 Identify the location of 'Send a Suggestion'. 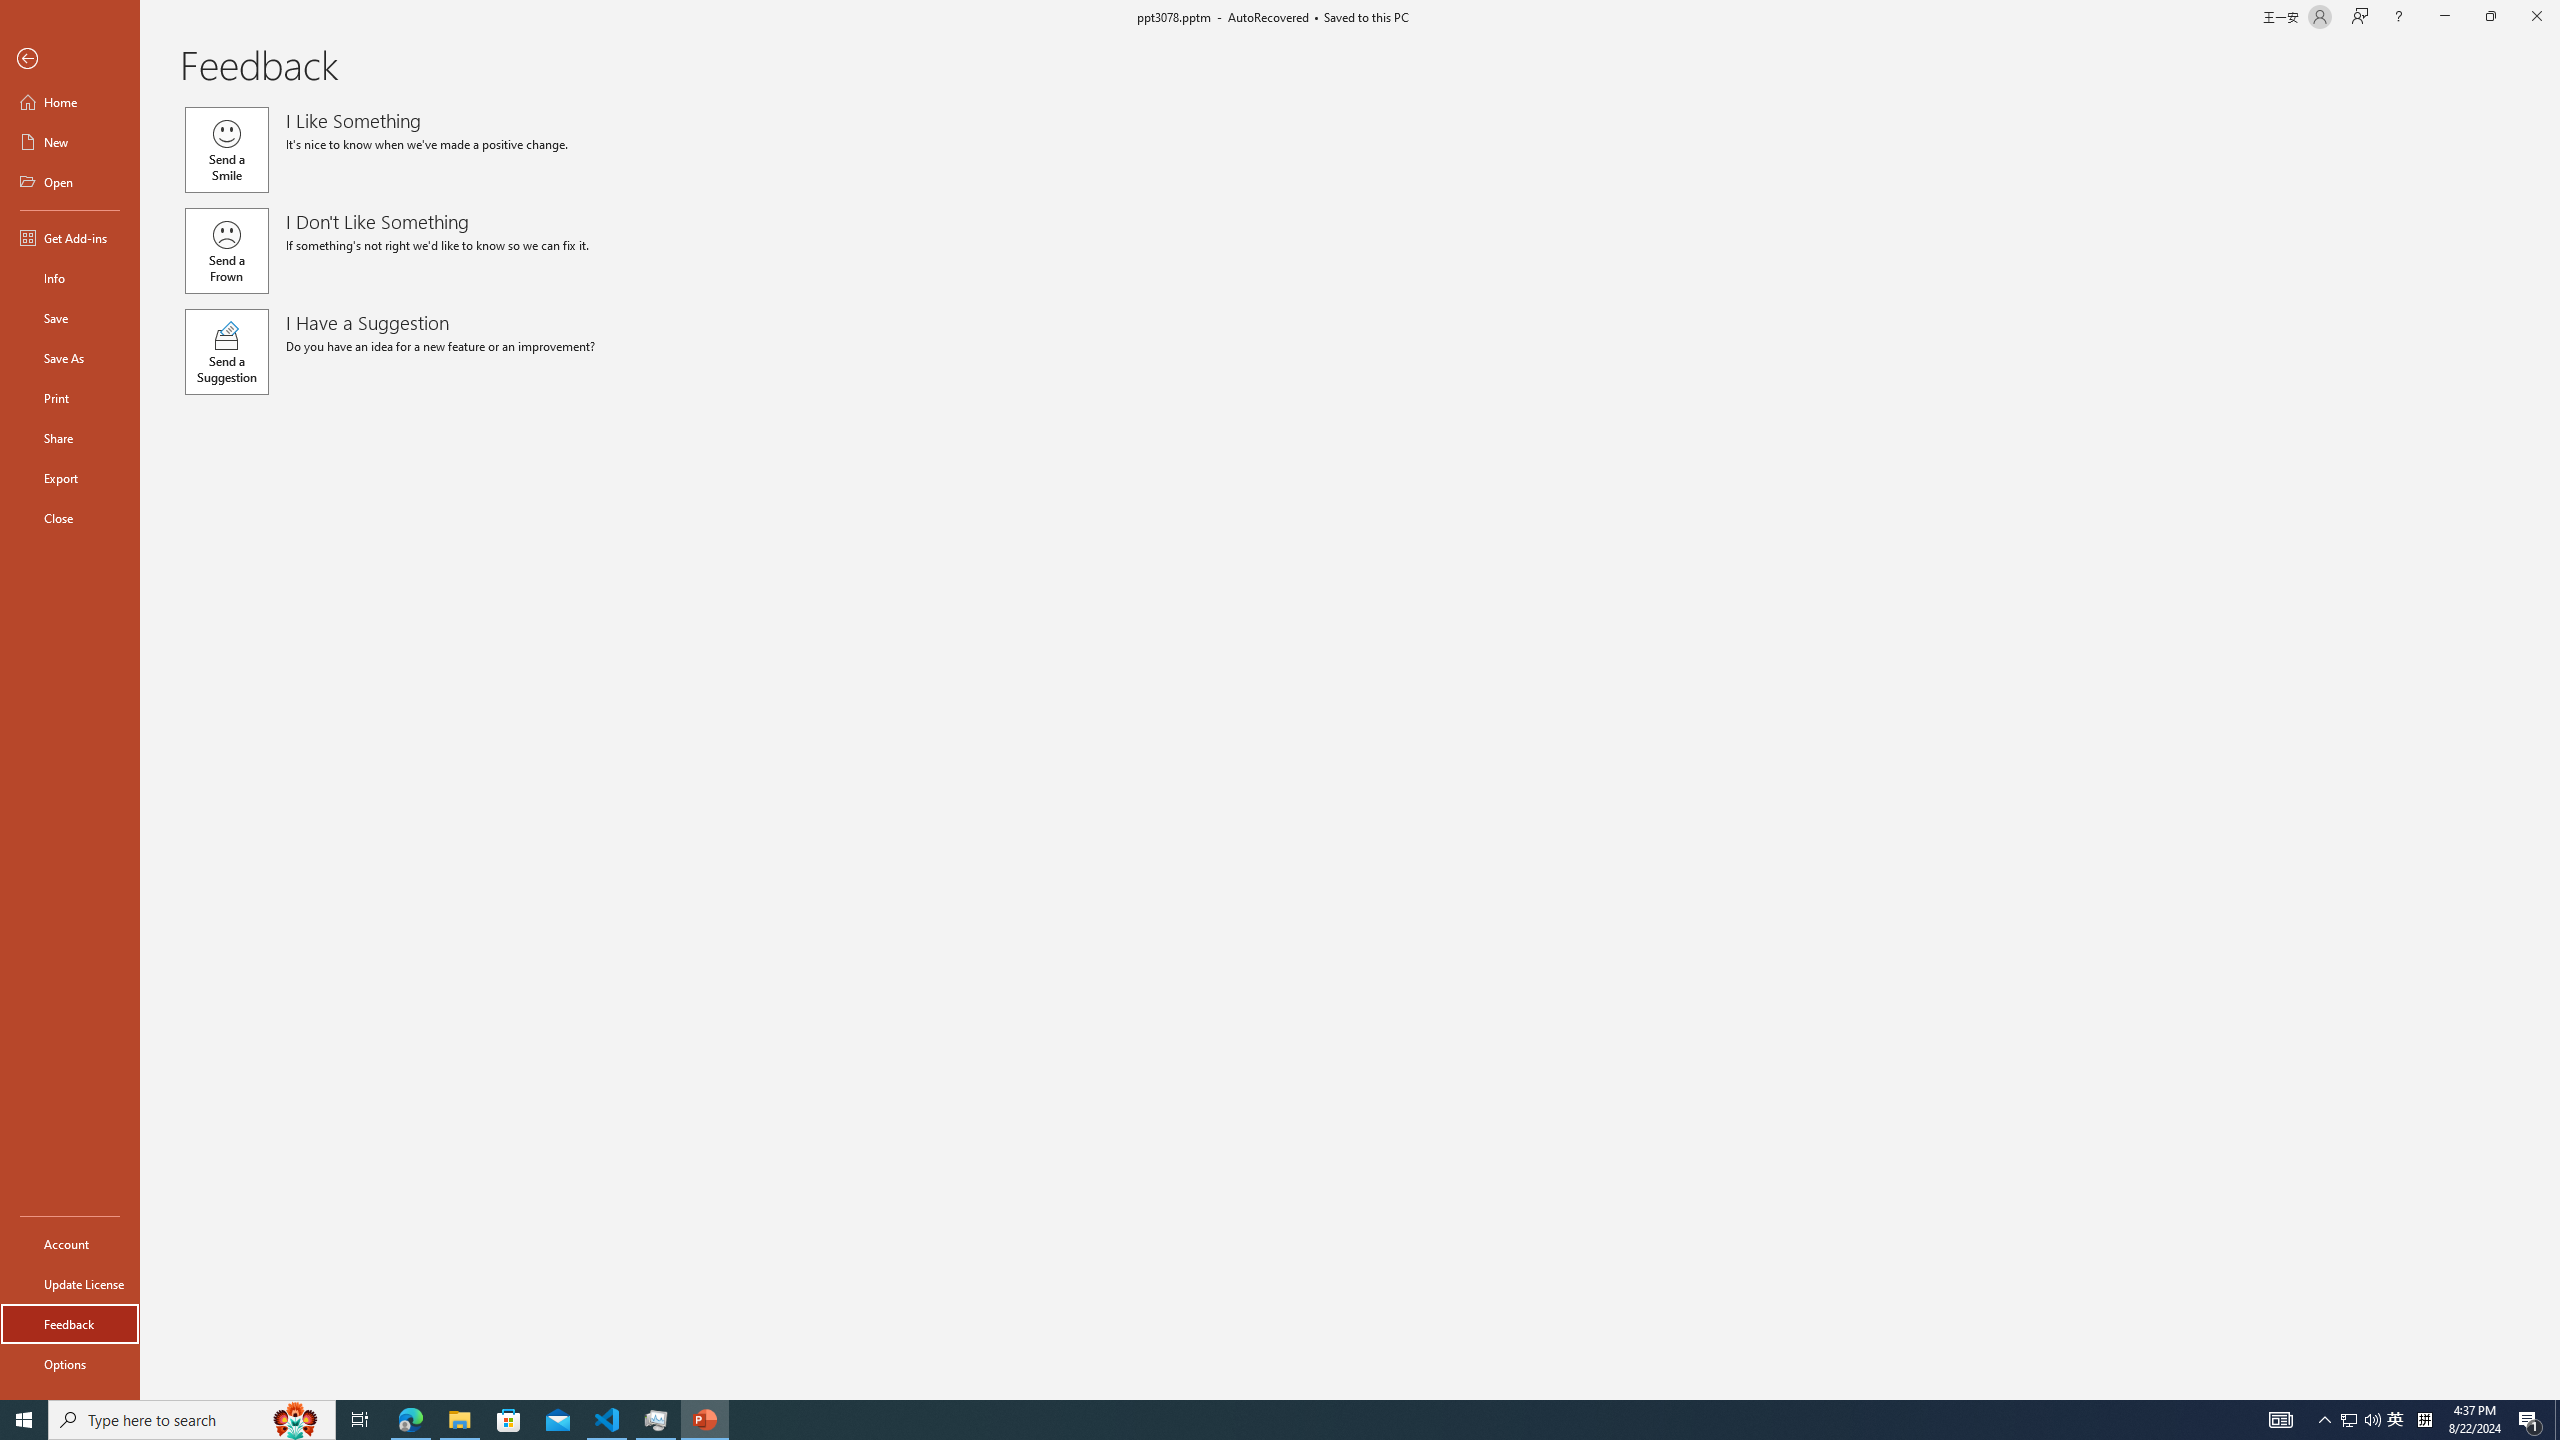
(225, 352).